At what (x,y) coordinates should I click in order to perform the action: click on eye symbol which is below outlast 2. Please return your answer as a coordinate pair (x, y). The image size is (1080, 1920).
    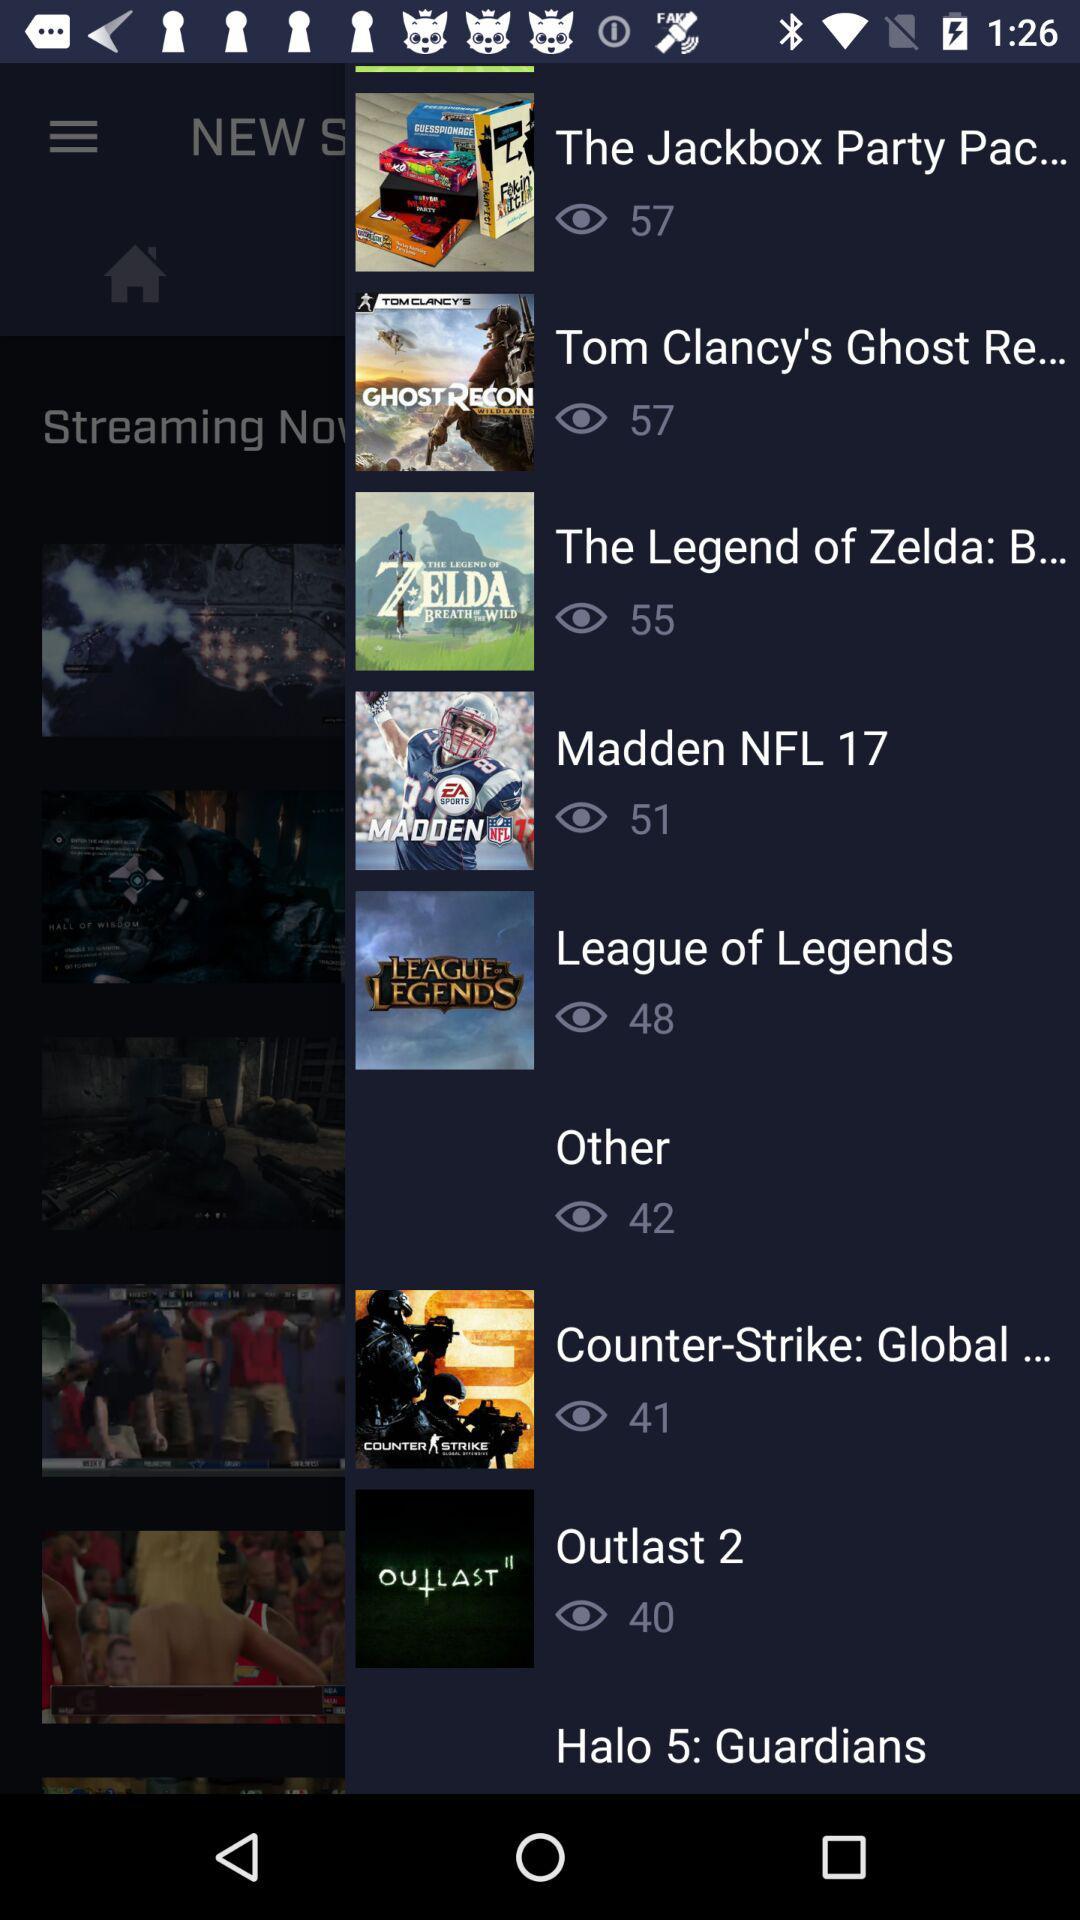
    Looking at the image, I should click on (581, 1615).